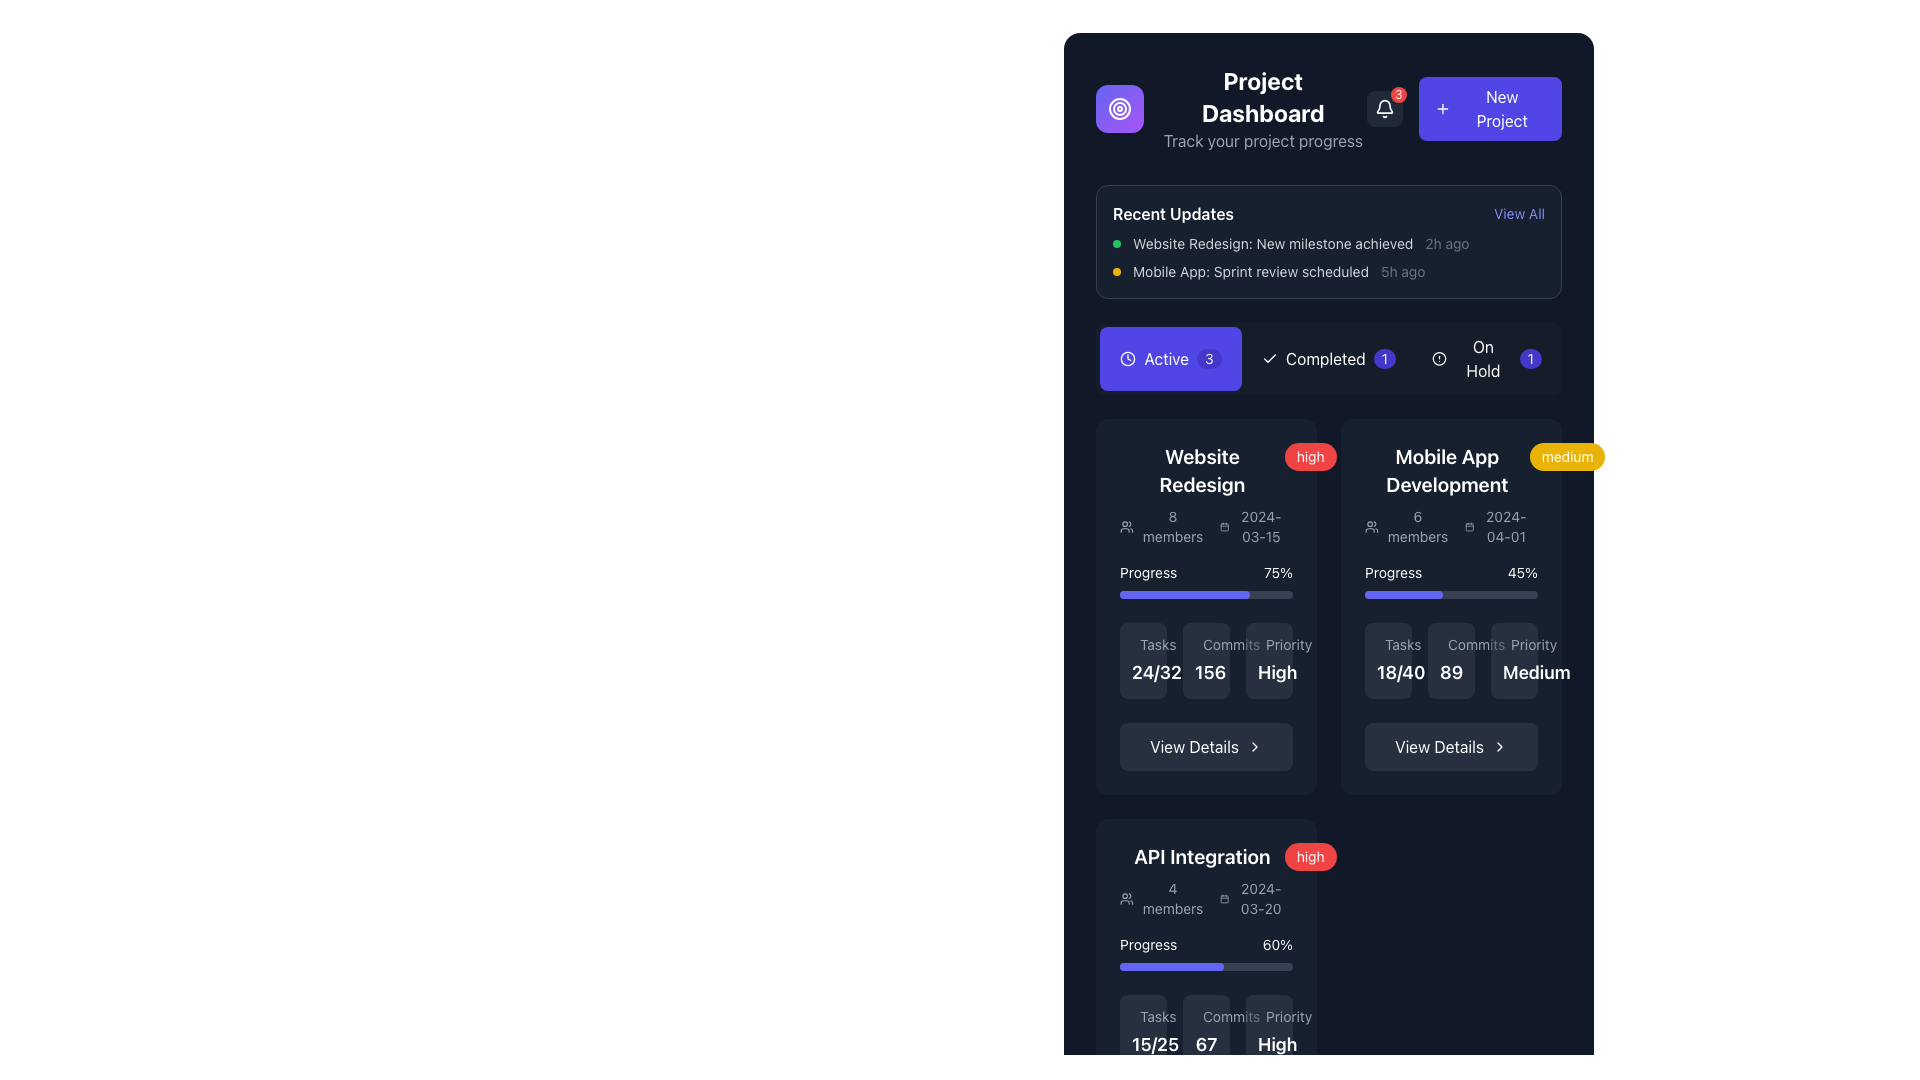  Describe the element at coordinates (1162, 897) in the screenshot. I see `the '4 members' indicator within the 'API Integration' card` at that location.